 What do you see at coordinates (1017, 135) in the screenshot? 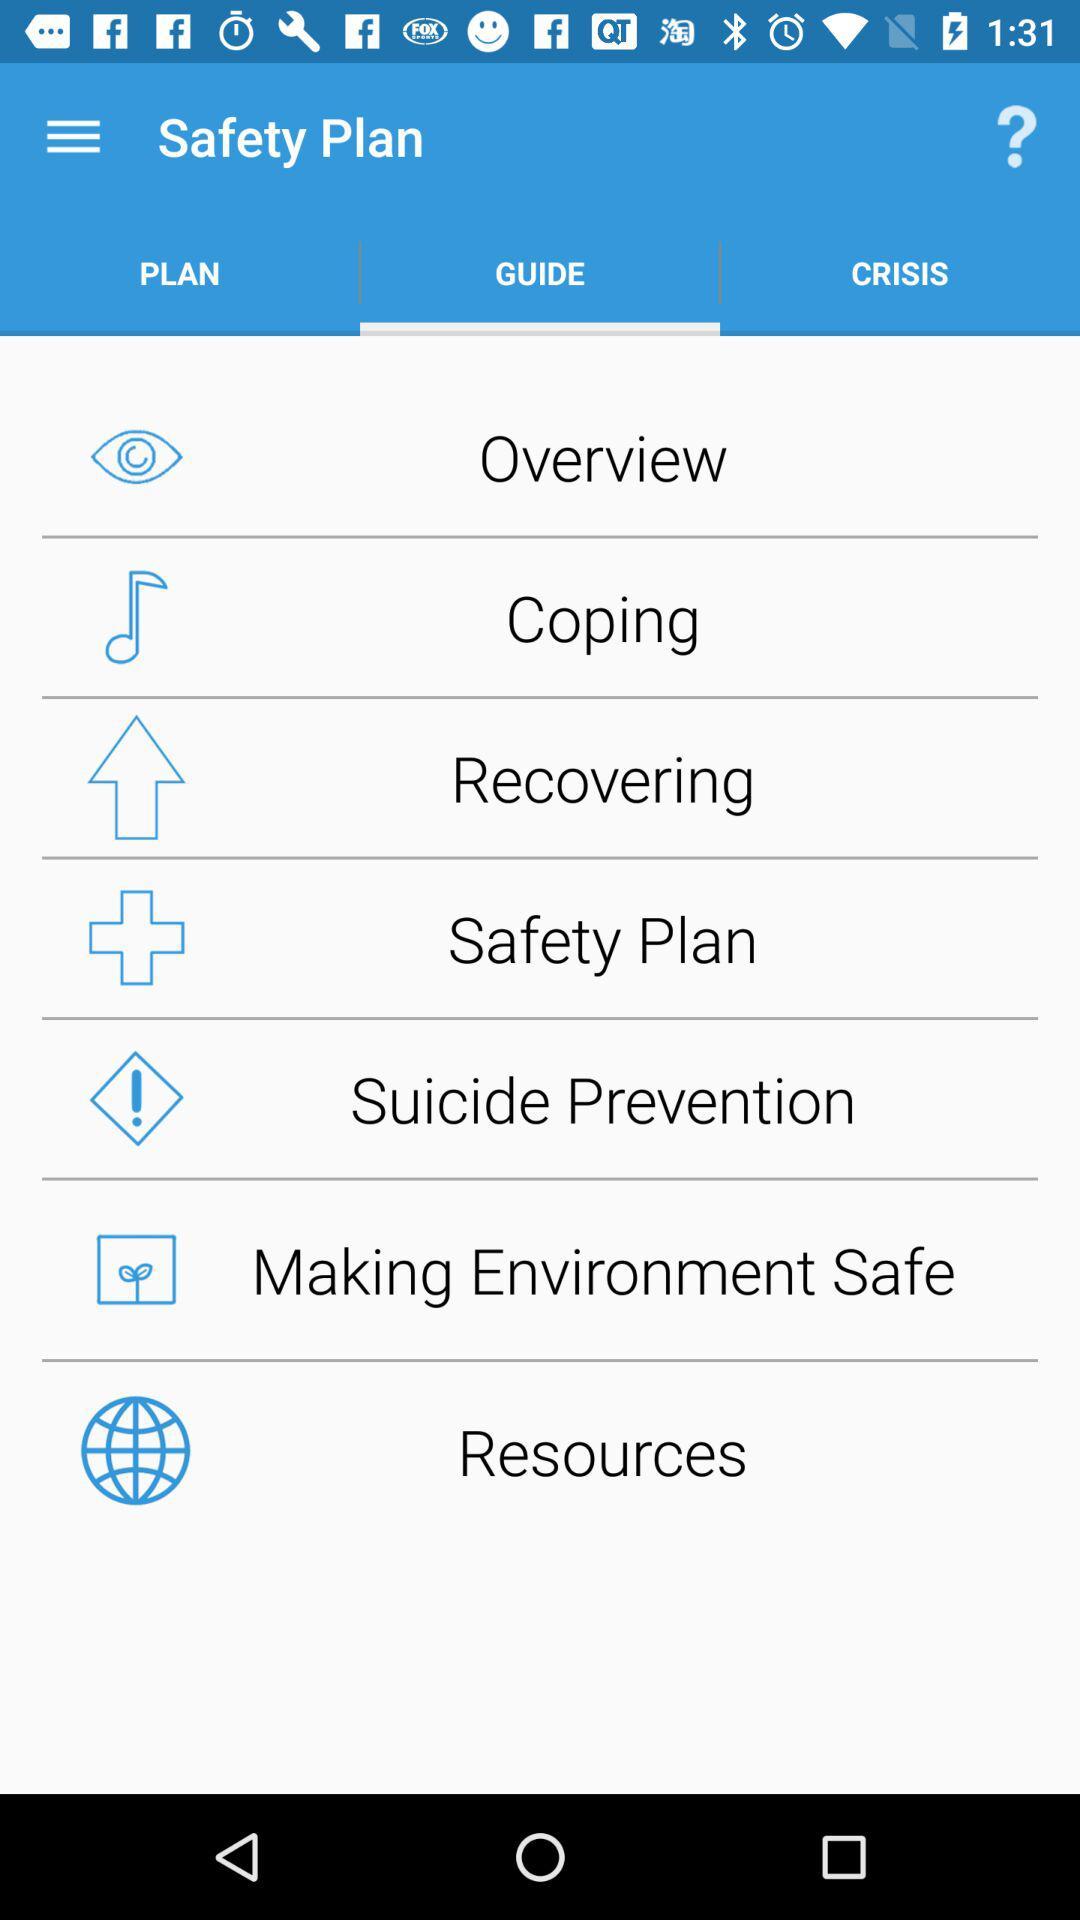
I see `icon to the right of guide item` at bounding box center [1017, 135].